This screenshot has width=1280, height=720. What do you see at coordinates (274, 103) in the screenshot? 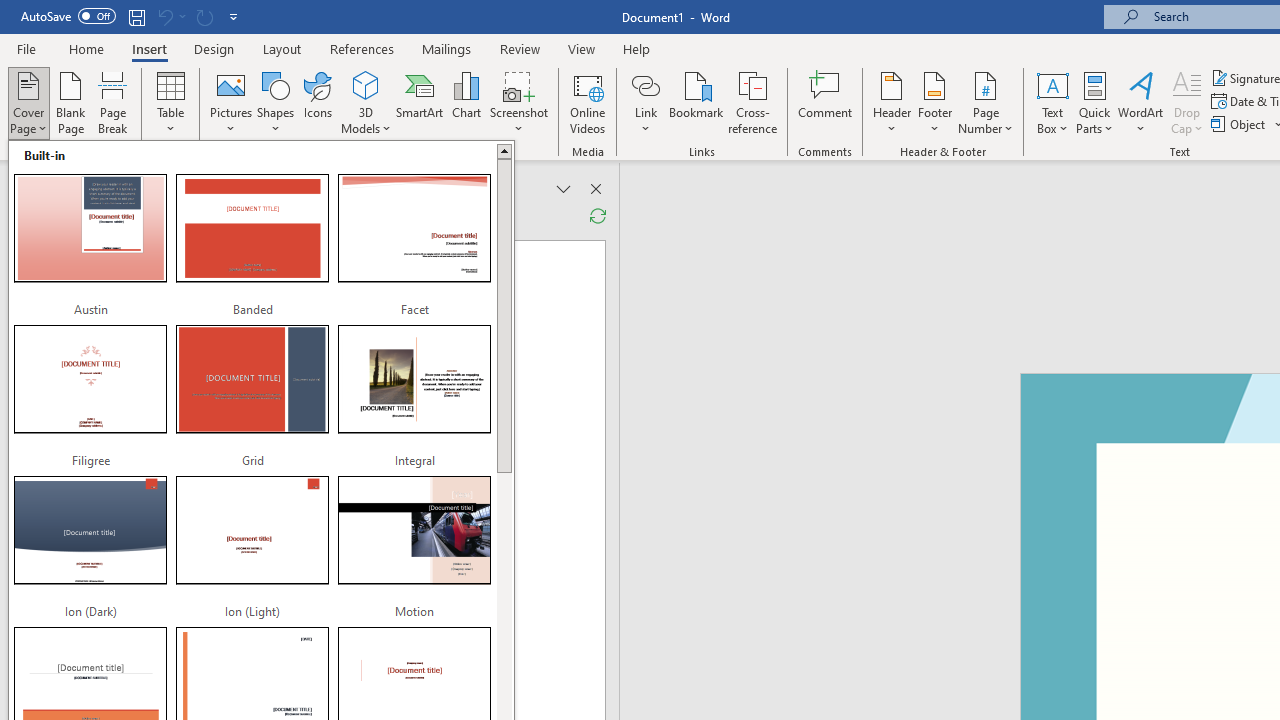
I see `'Shapes'` at bounding box center [274, 103].